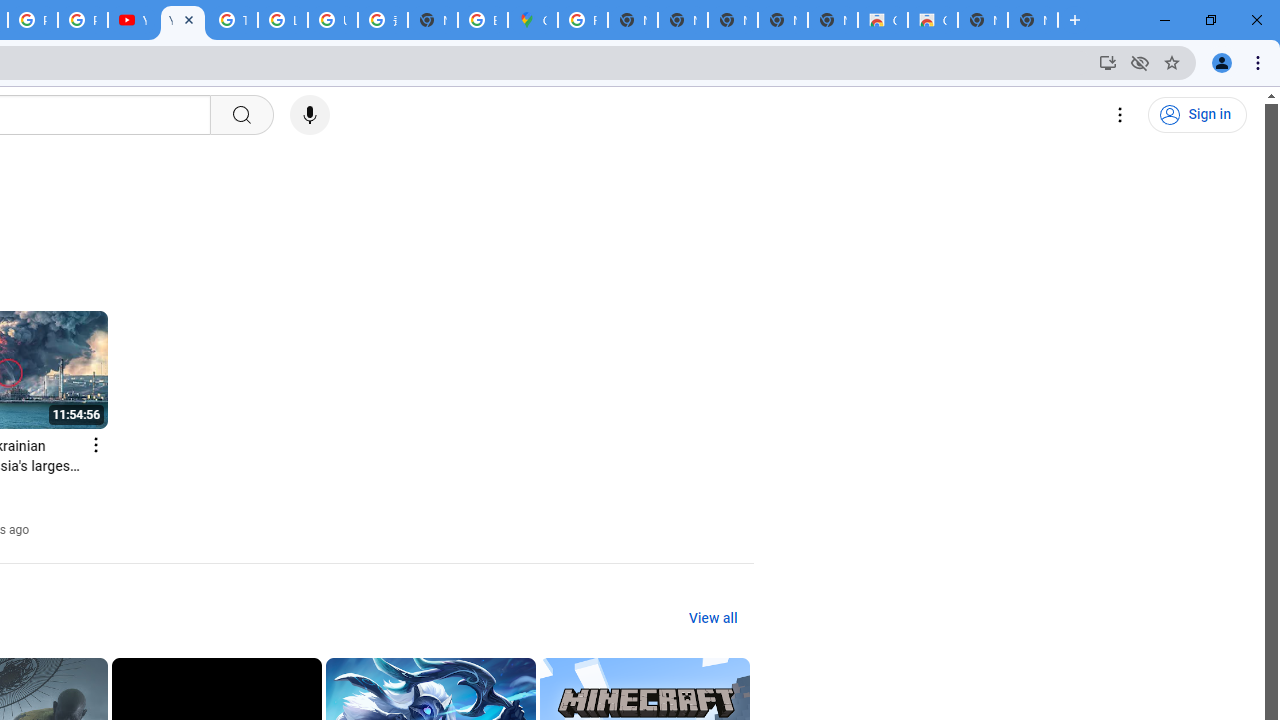 The height and width of the screenshot is (720, 1280). Describe the element at coordinates (712, 618) in the screenshot. I see `'View all'` at that location.